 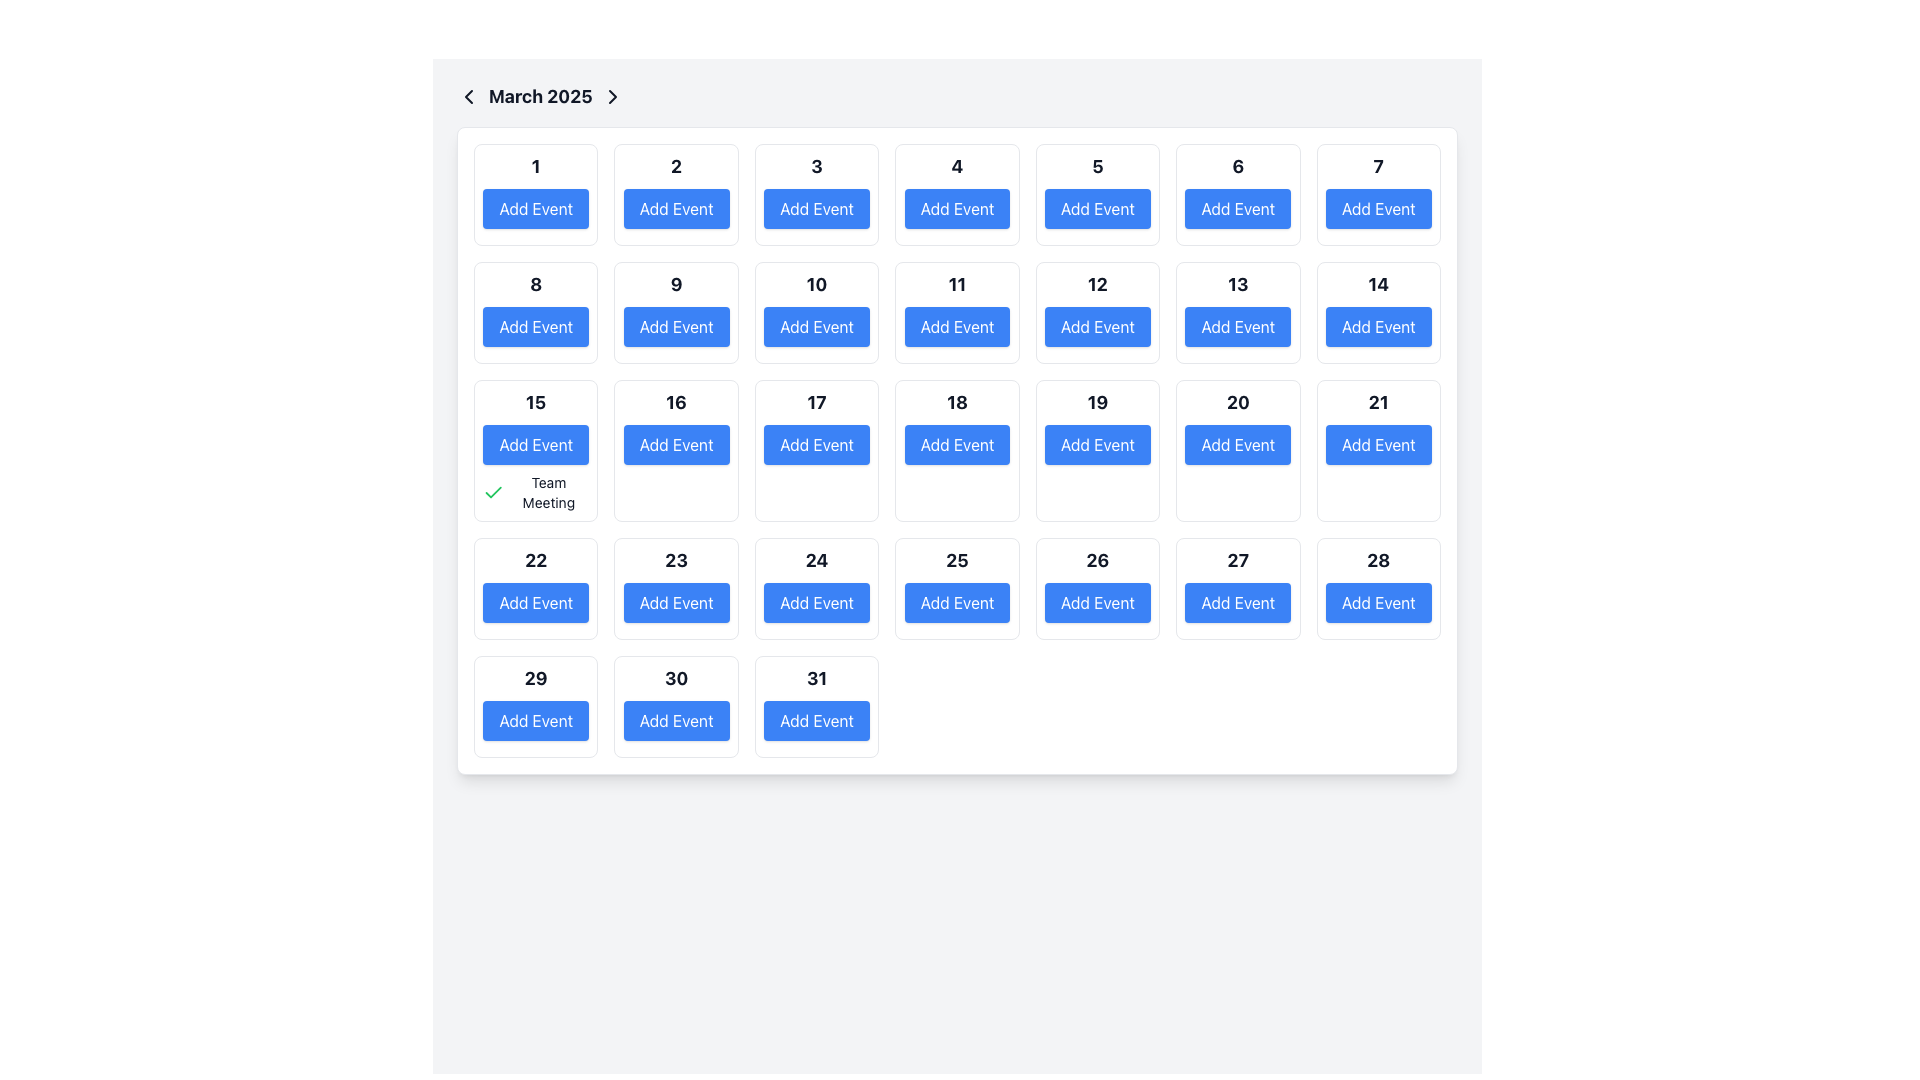 I want to click on the 'Add Event' button for the date March 18, located in the calendar interface, so click(x=956, y=443).